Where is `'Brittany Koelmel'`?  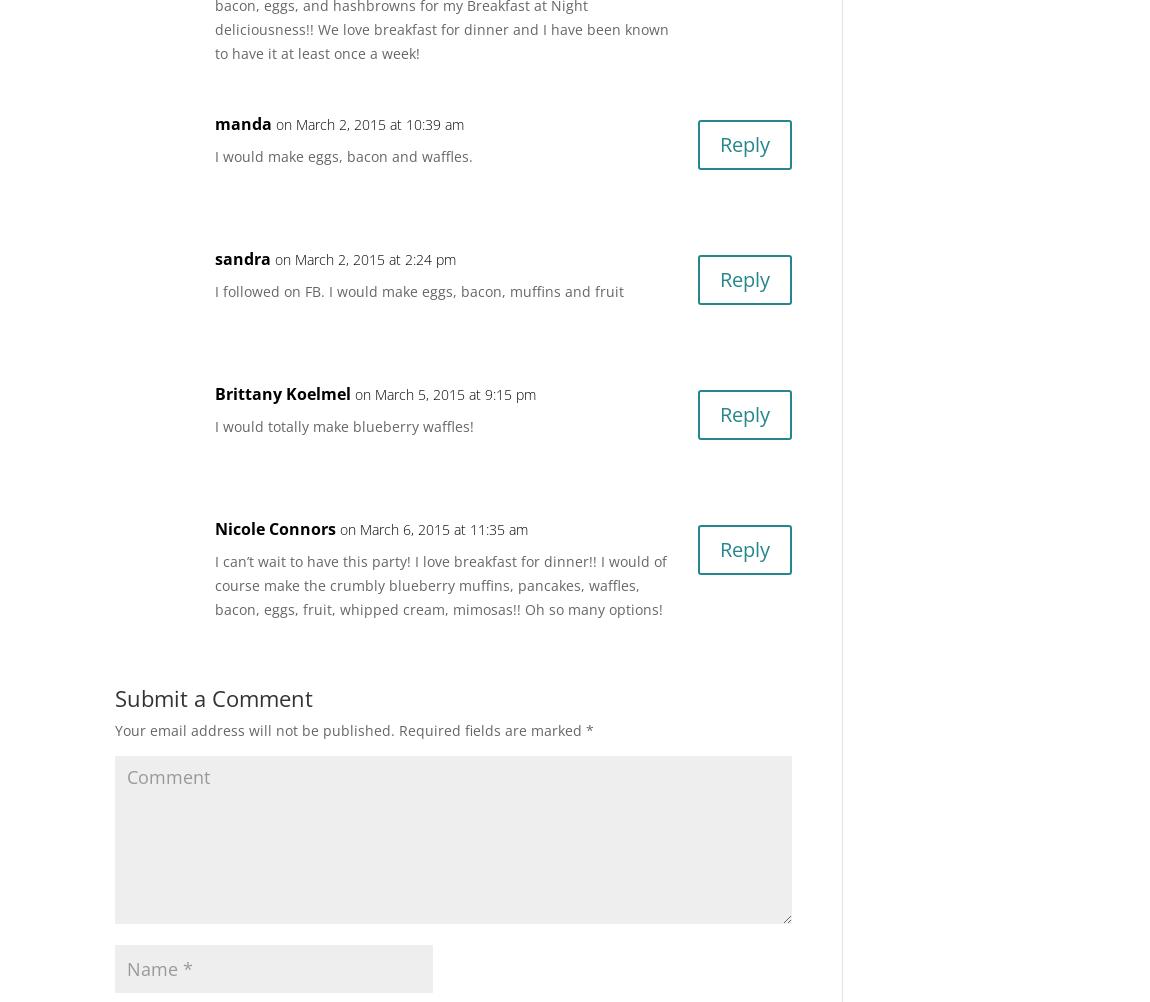
'Brittany Koelmel' is located at coordinates (282, 393).